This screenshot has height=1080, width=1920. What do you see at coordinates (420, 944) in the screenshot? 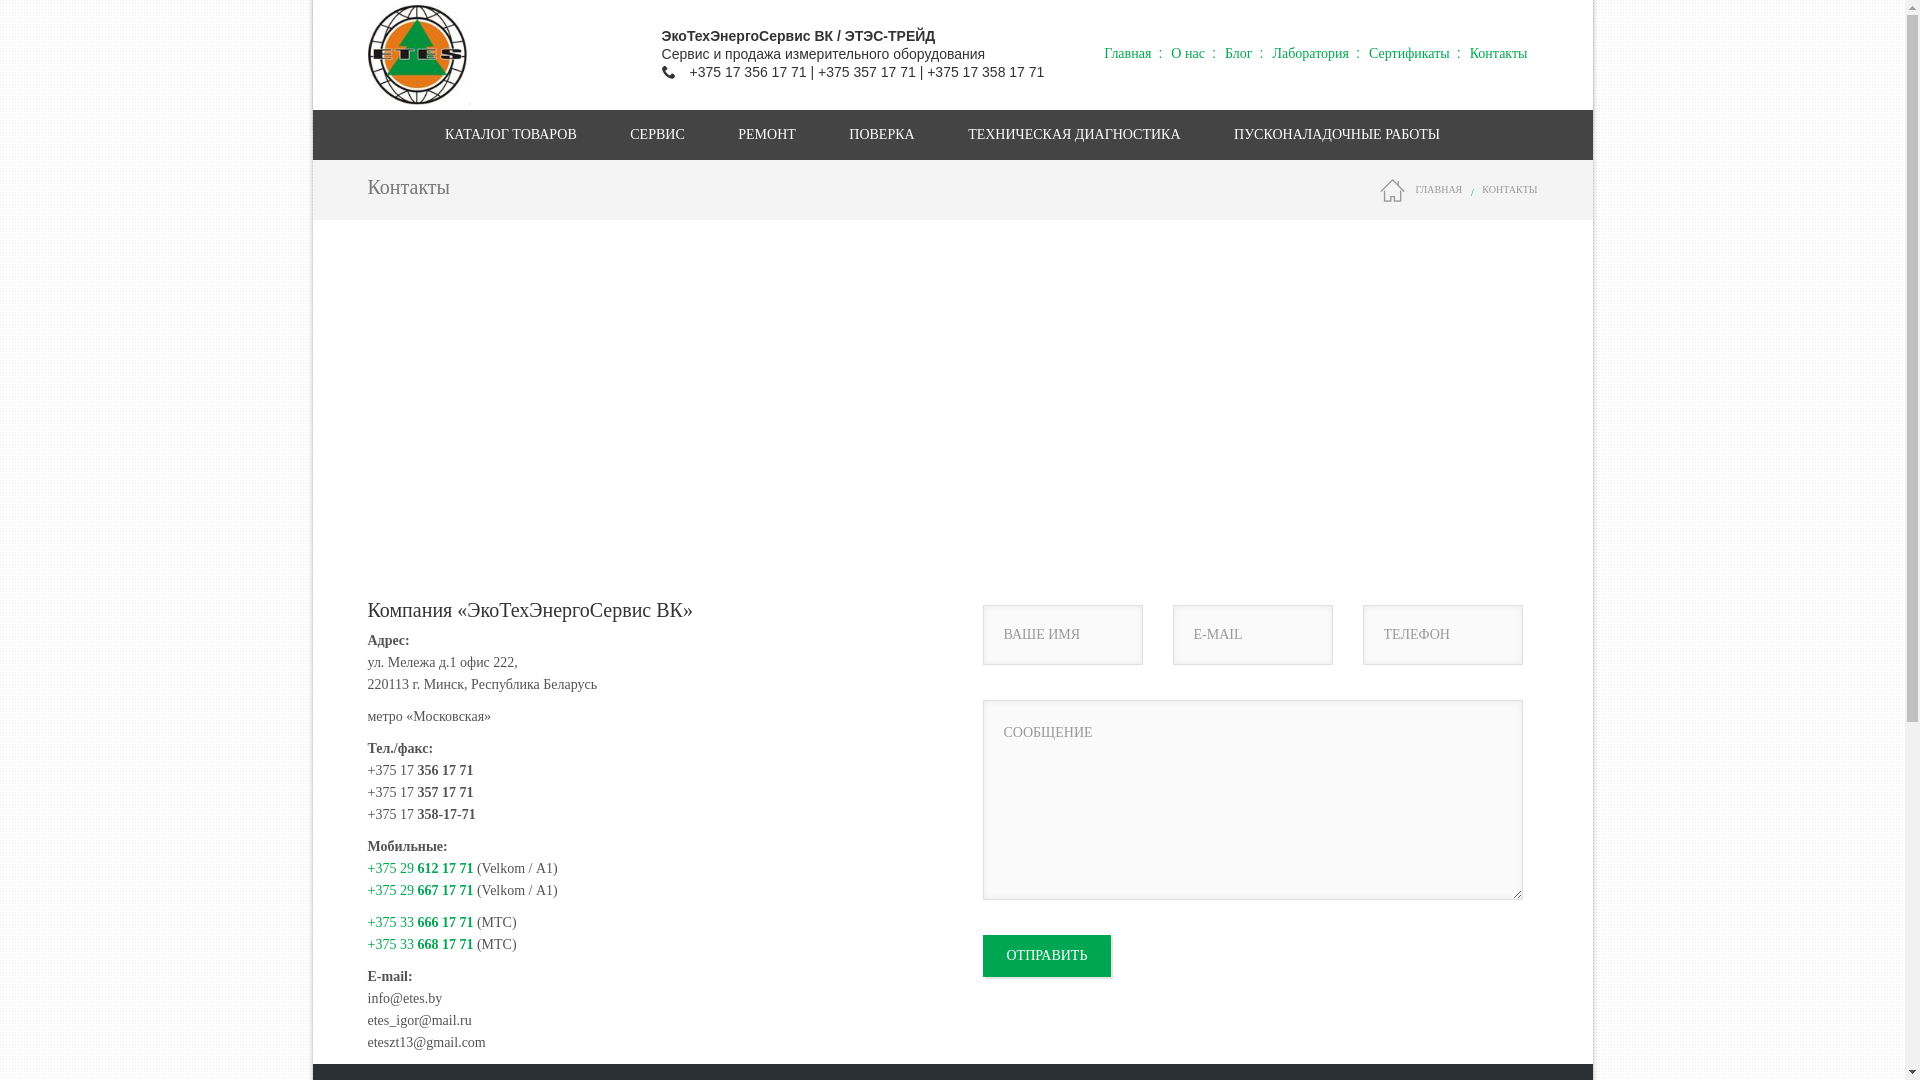
I see `'+375 33 668 17 71'` at bounding box center [420, 944].